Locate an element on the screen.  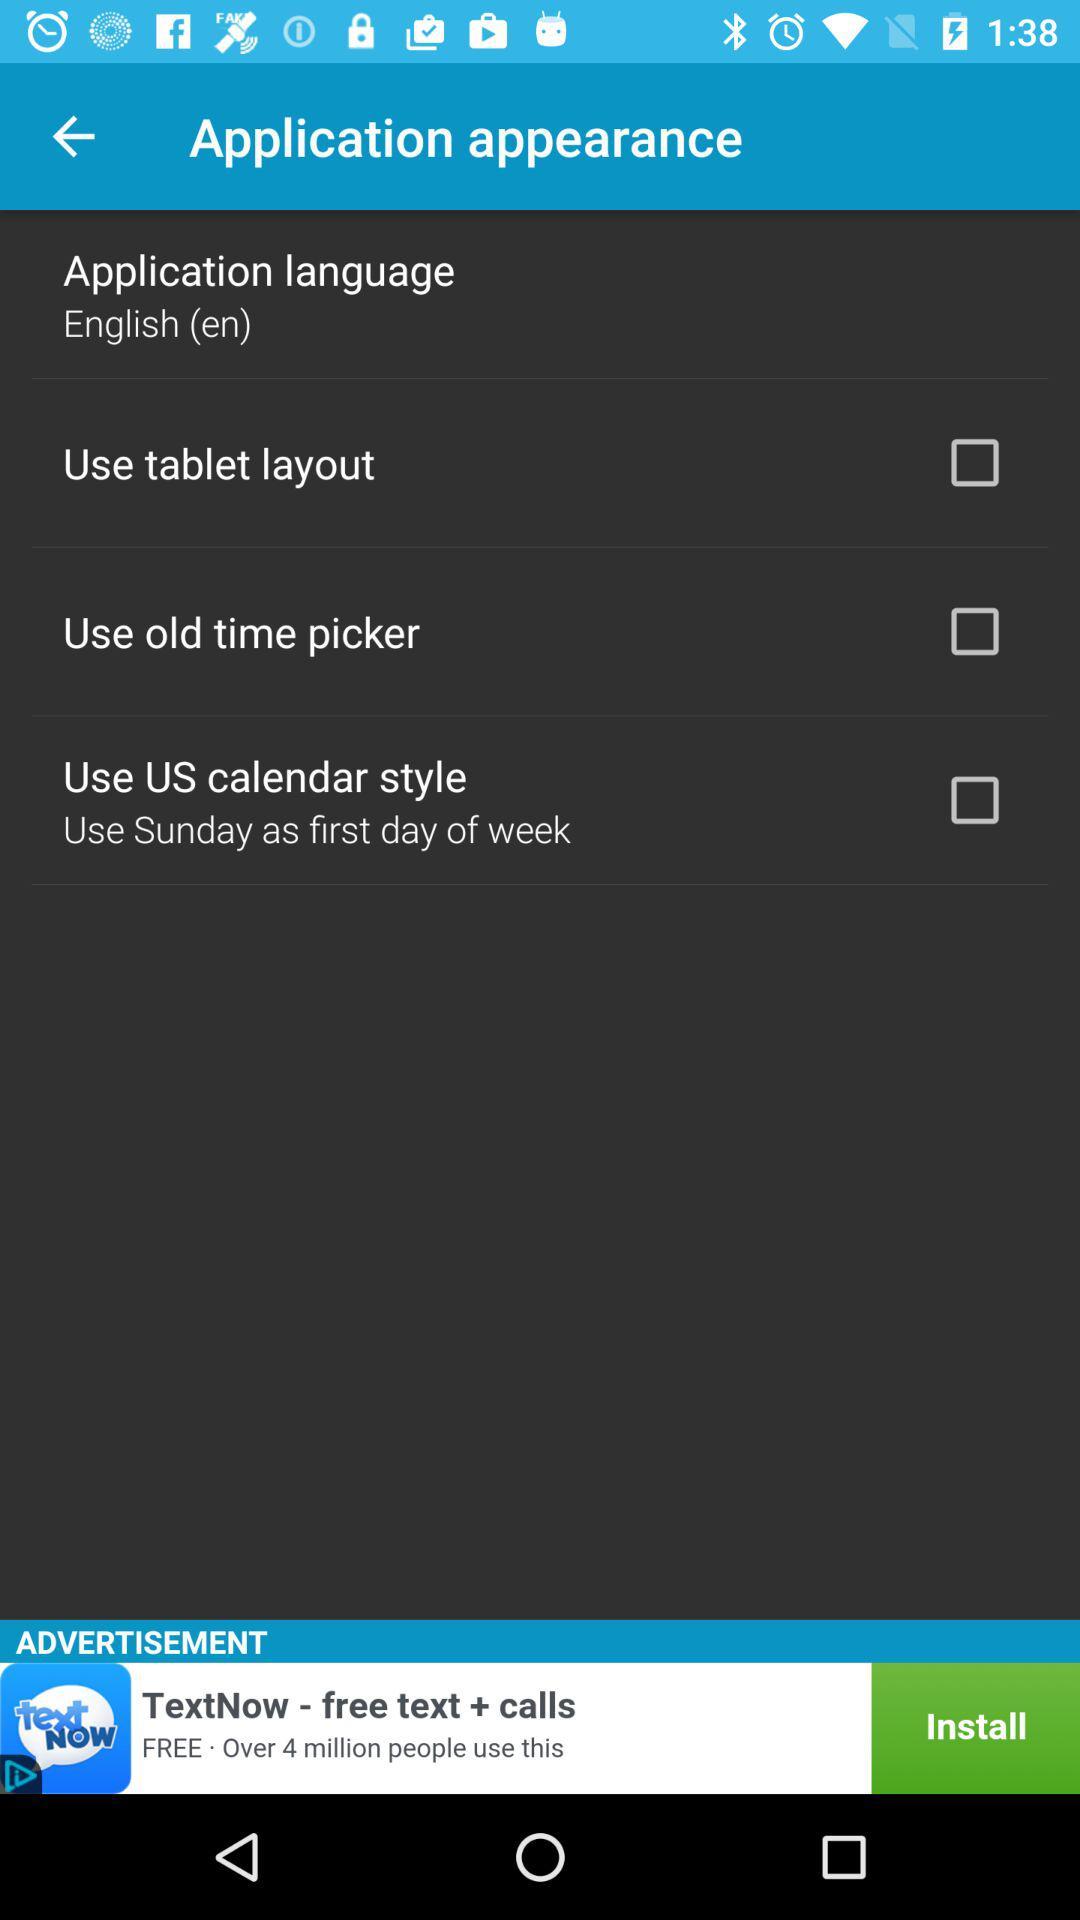
the item on the right is located at coordinates (974, 800).